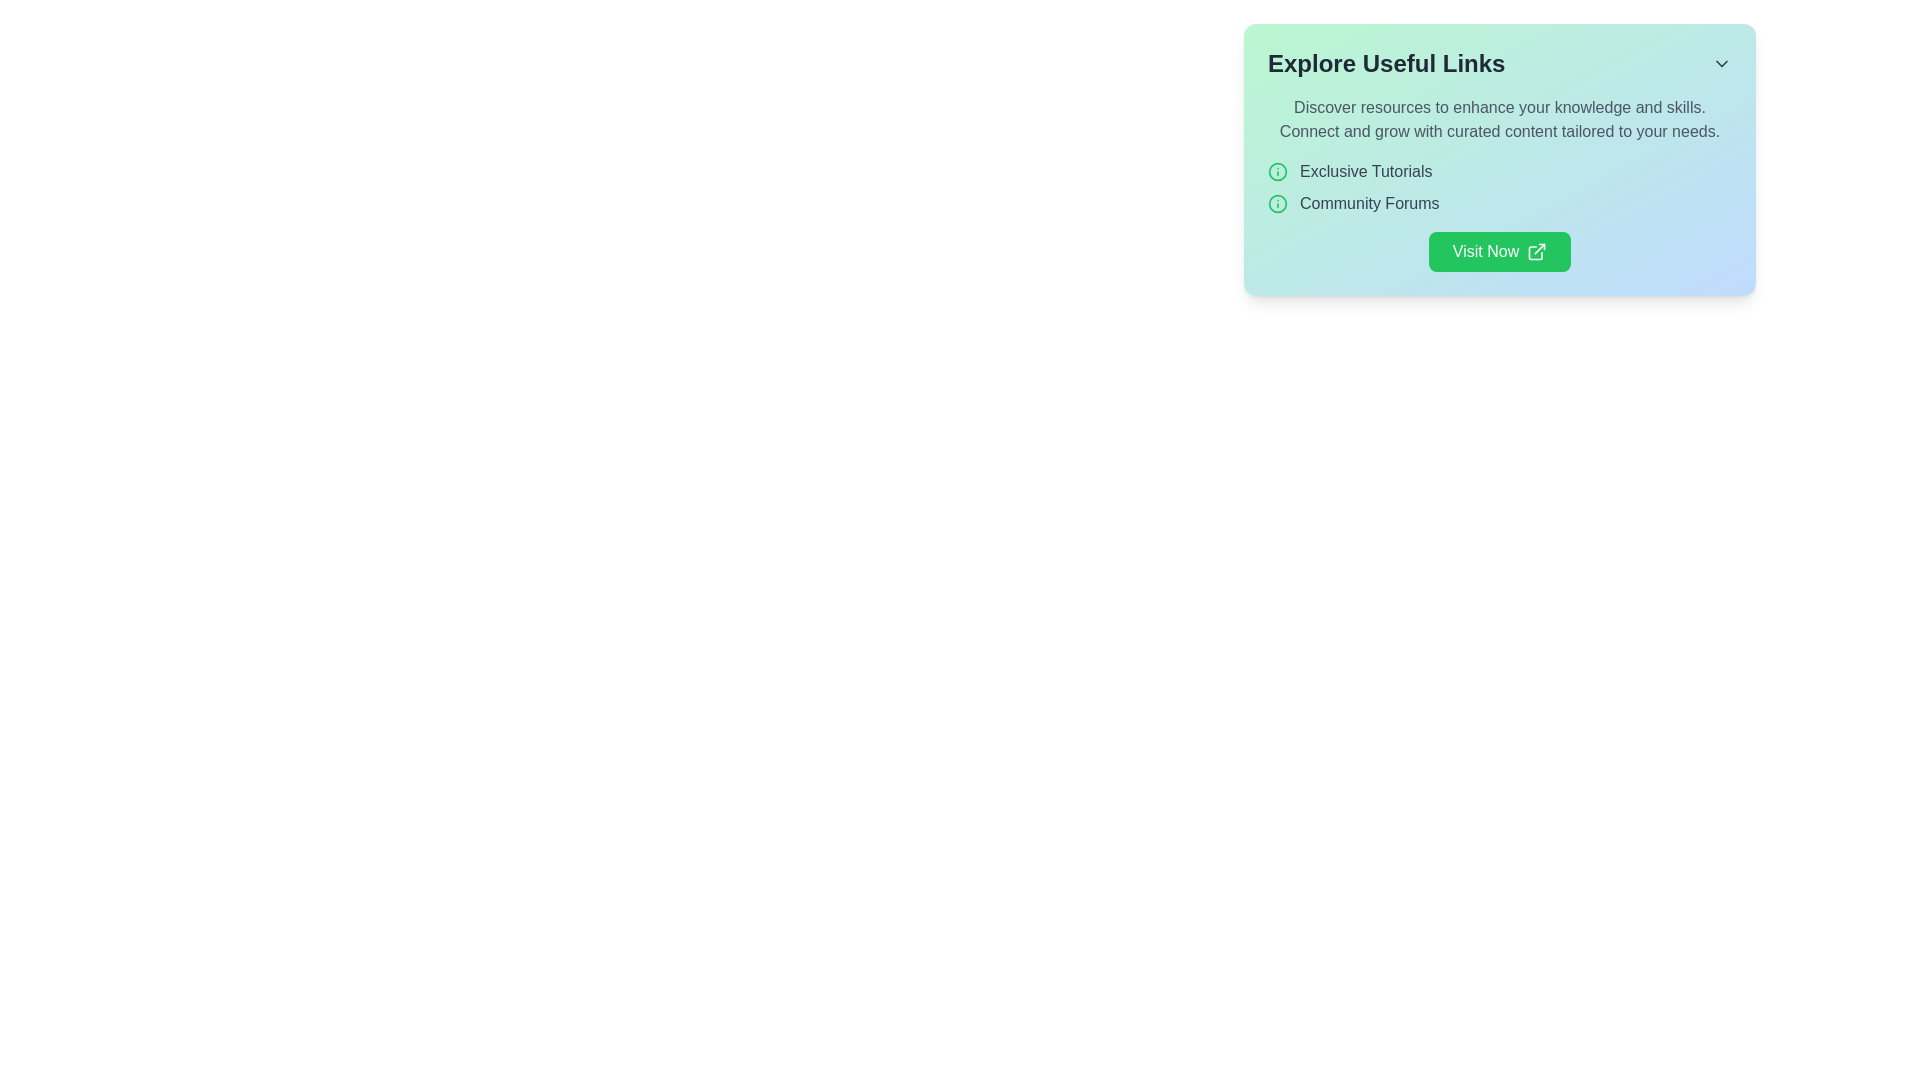 Image resolution: width=1920 pixels, height=1080 pixels. Describe the element at coordinates (1499, 250) in the screenshot. I see `the 'Visit Now' button with a green background and white text, located at the bottom-right corner of the 'Explore Useful Links' section` at that location.